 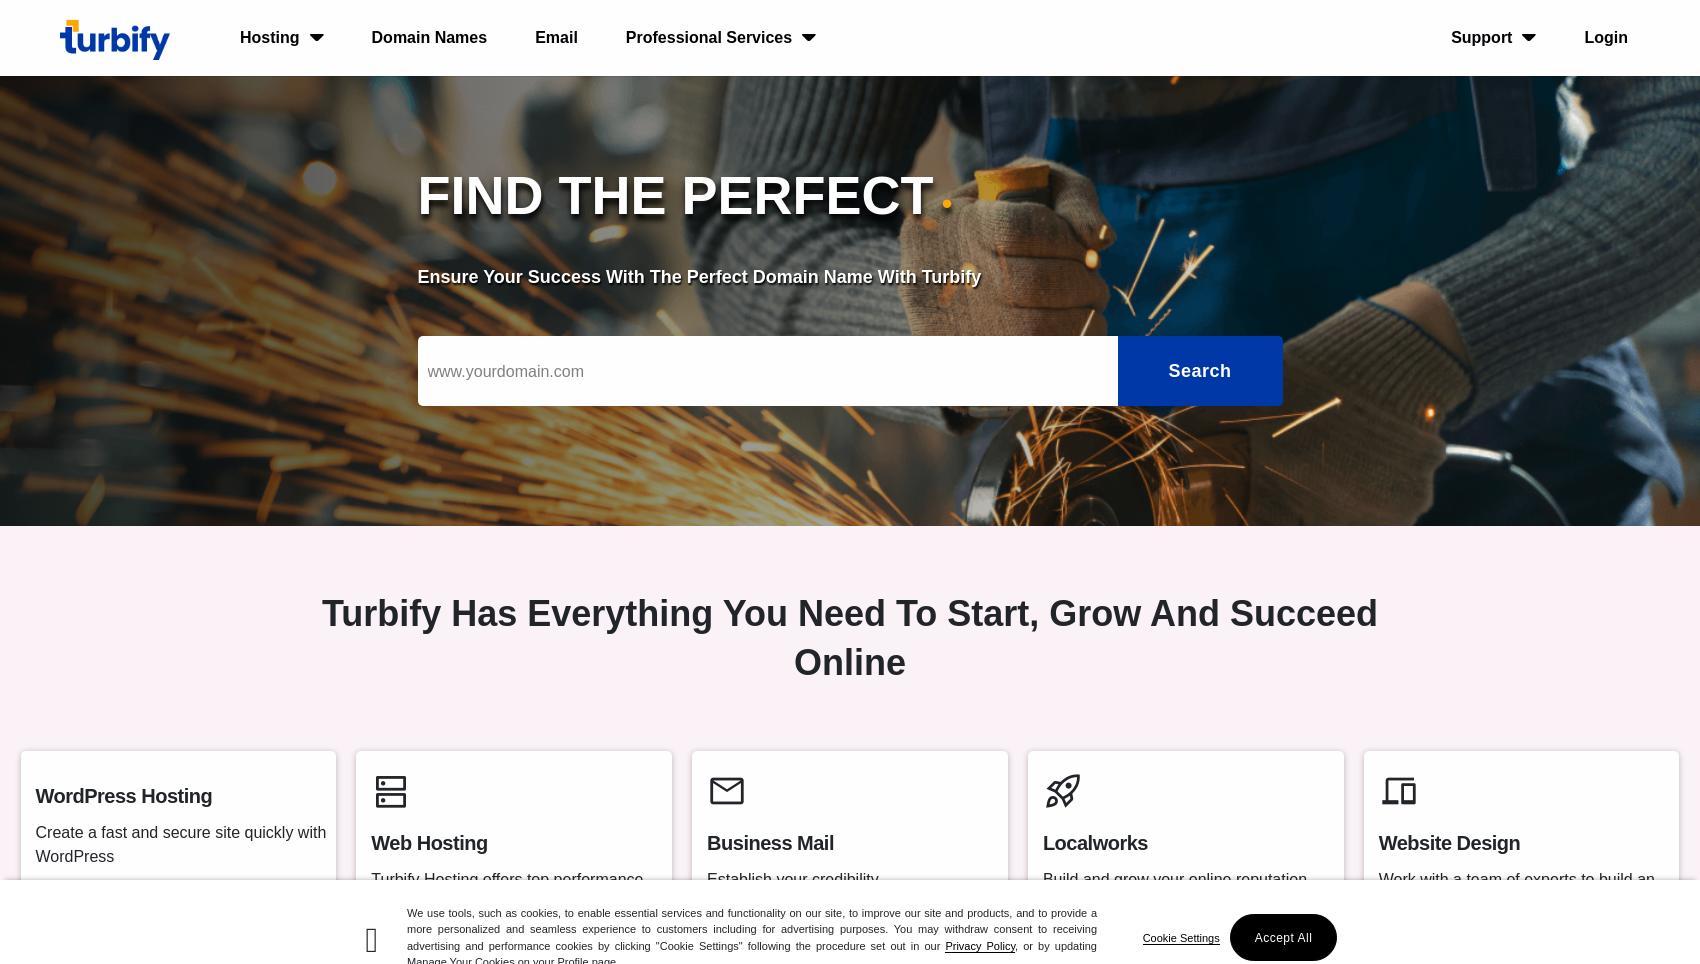 What do you see at coordinates (269, 36) in the screenshot?
I see `'Hosting'` at bounding box center [269, 36].